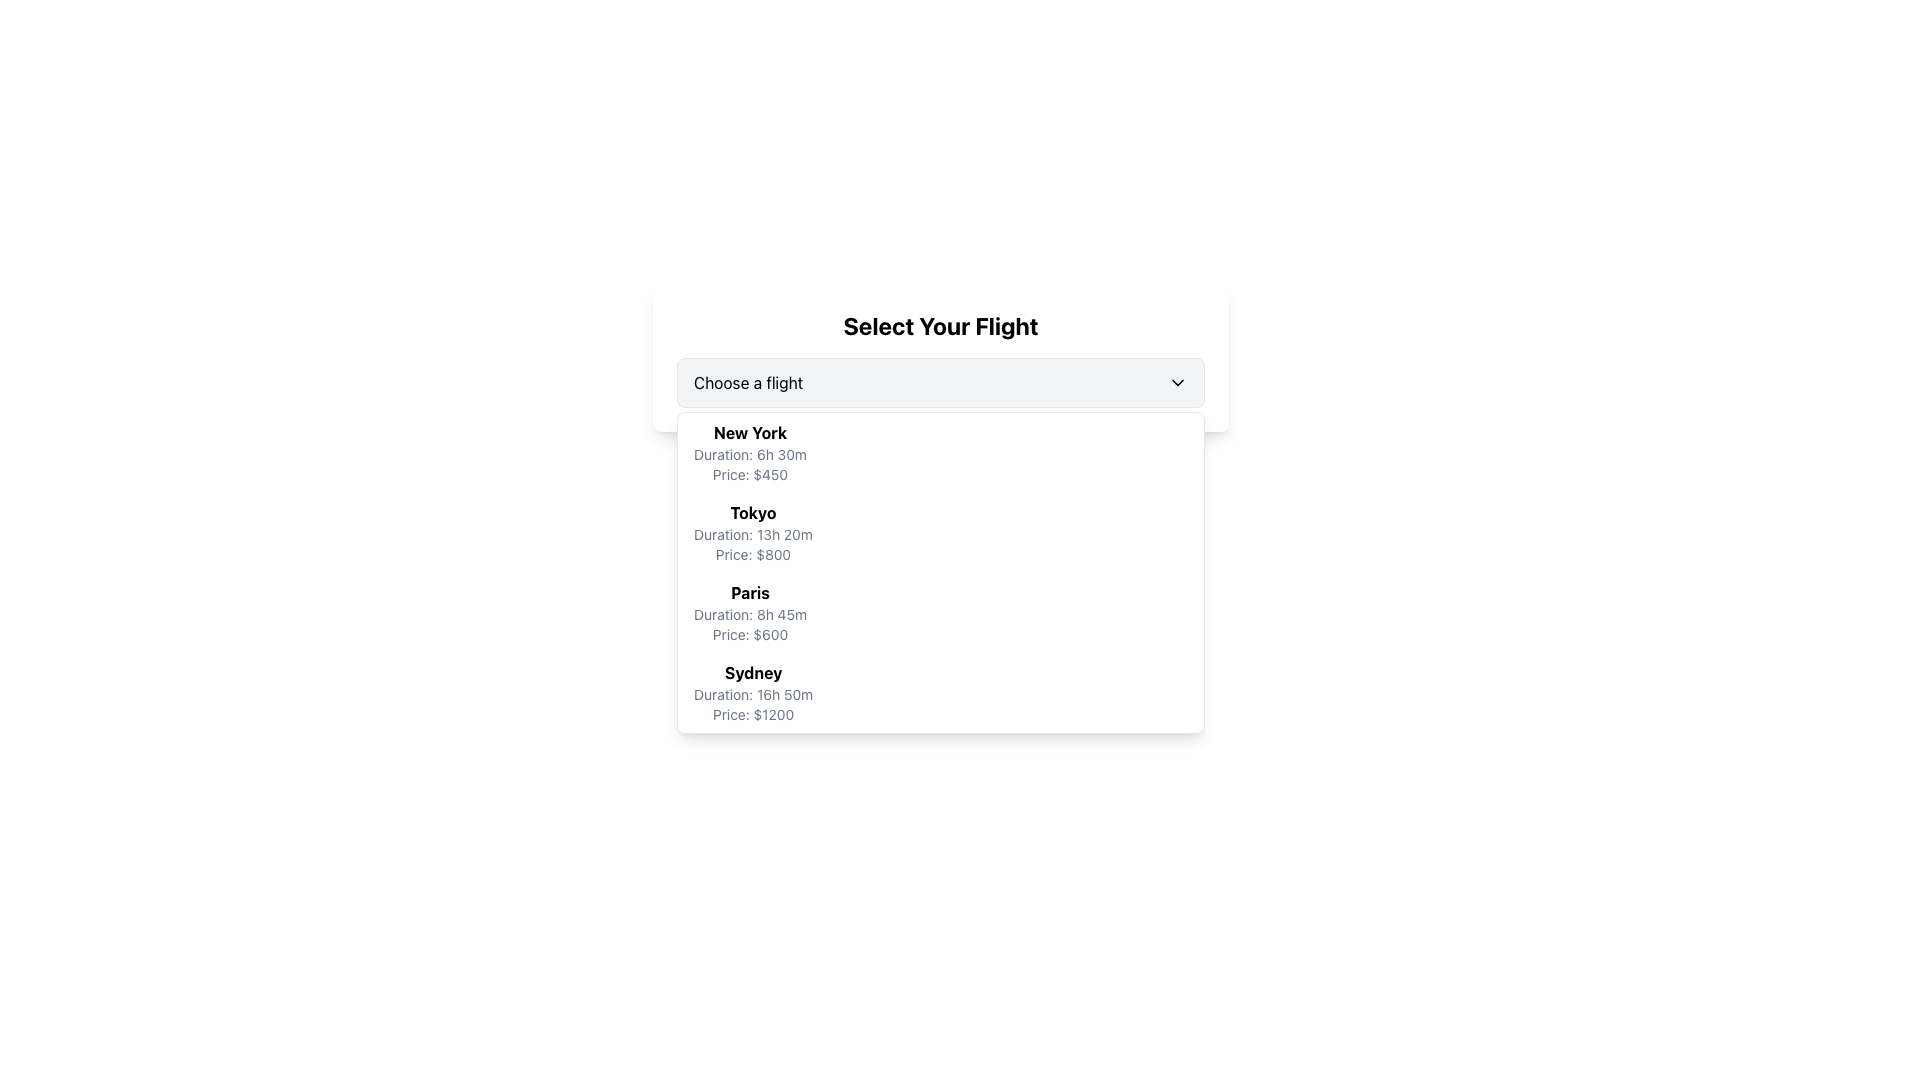 Image resolution: width=1920 pixels, height=1080 pixels. What do you see at coordinates (939, 692) in the screenshot?
I see `to select the destination option labeled 'Sydney' in the dropdown menu, which is the last item in the list` at bounding box center [939, 692].